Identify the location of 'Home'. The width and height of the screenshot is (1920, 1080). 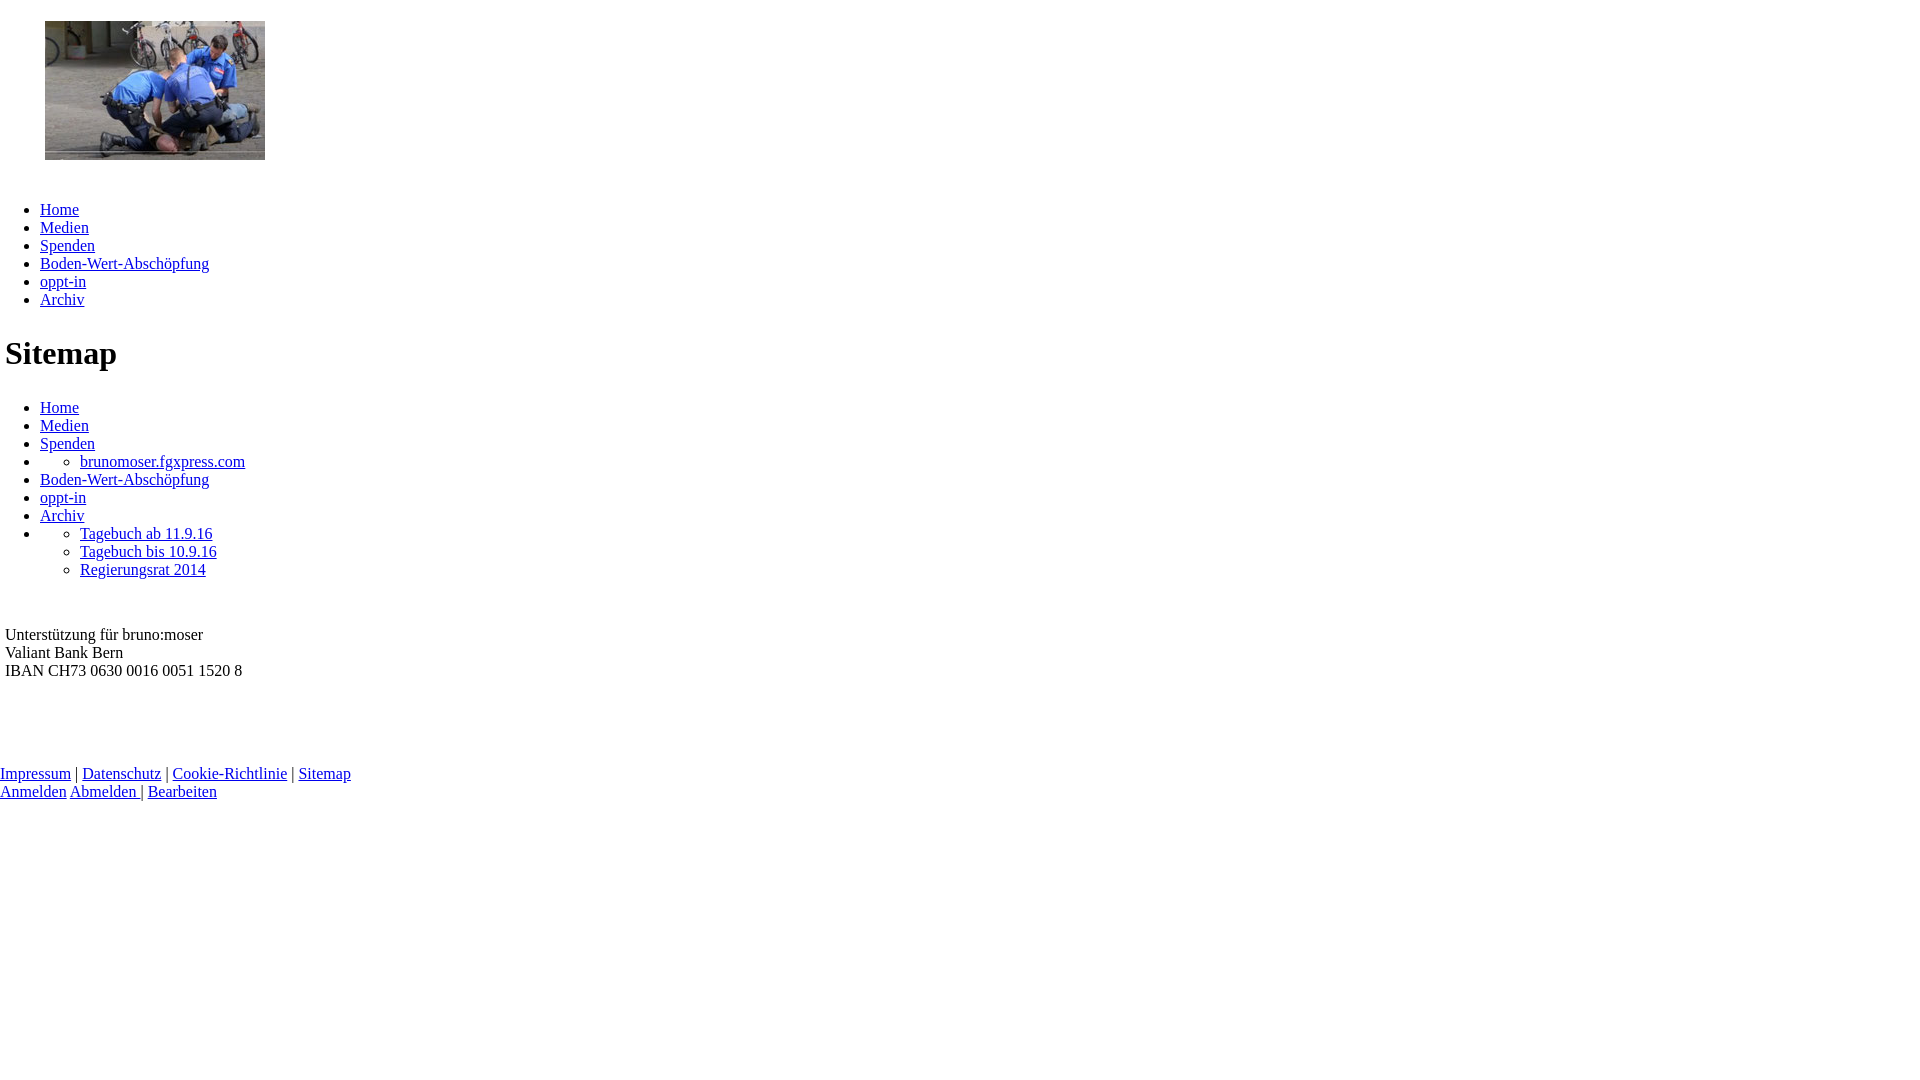
(59, 406).